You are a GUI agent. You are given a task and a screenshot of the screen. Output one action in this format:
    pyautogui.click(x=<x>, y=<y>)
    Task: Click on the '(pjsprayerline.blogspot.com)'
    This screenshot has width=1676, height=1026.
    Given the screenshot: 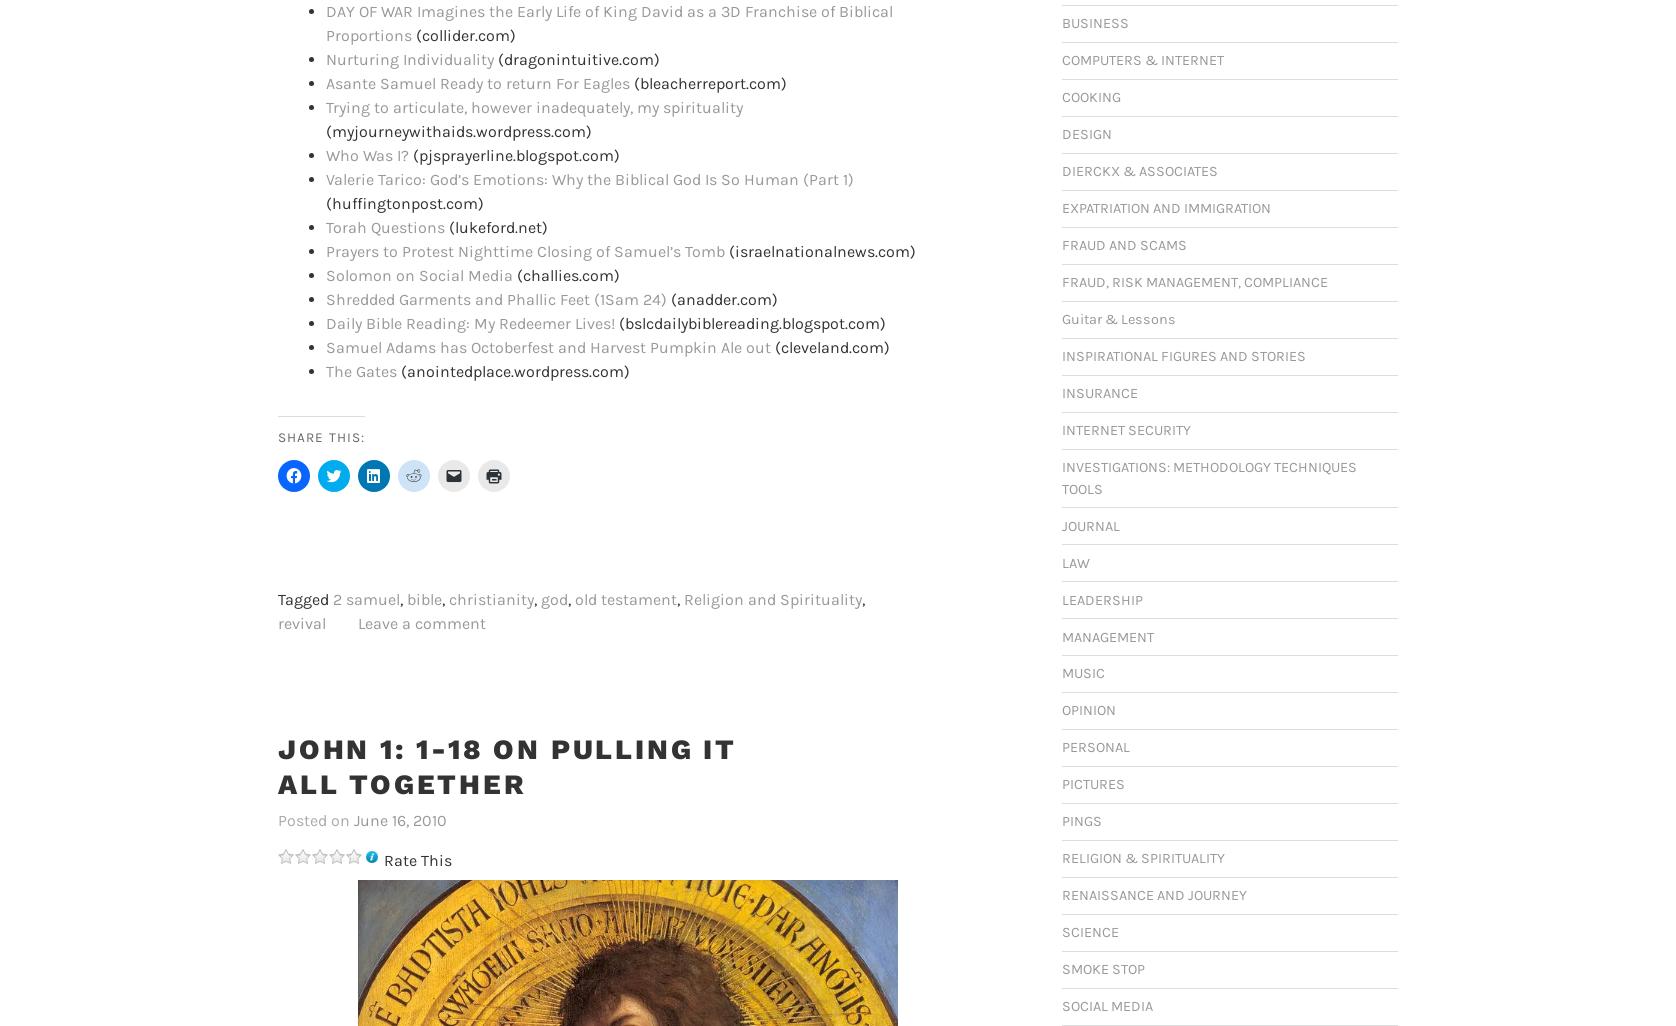 What is the action you would take?
    pyautogui.click(x=407, y=154)
    